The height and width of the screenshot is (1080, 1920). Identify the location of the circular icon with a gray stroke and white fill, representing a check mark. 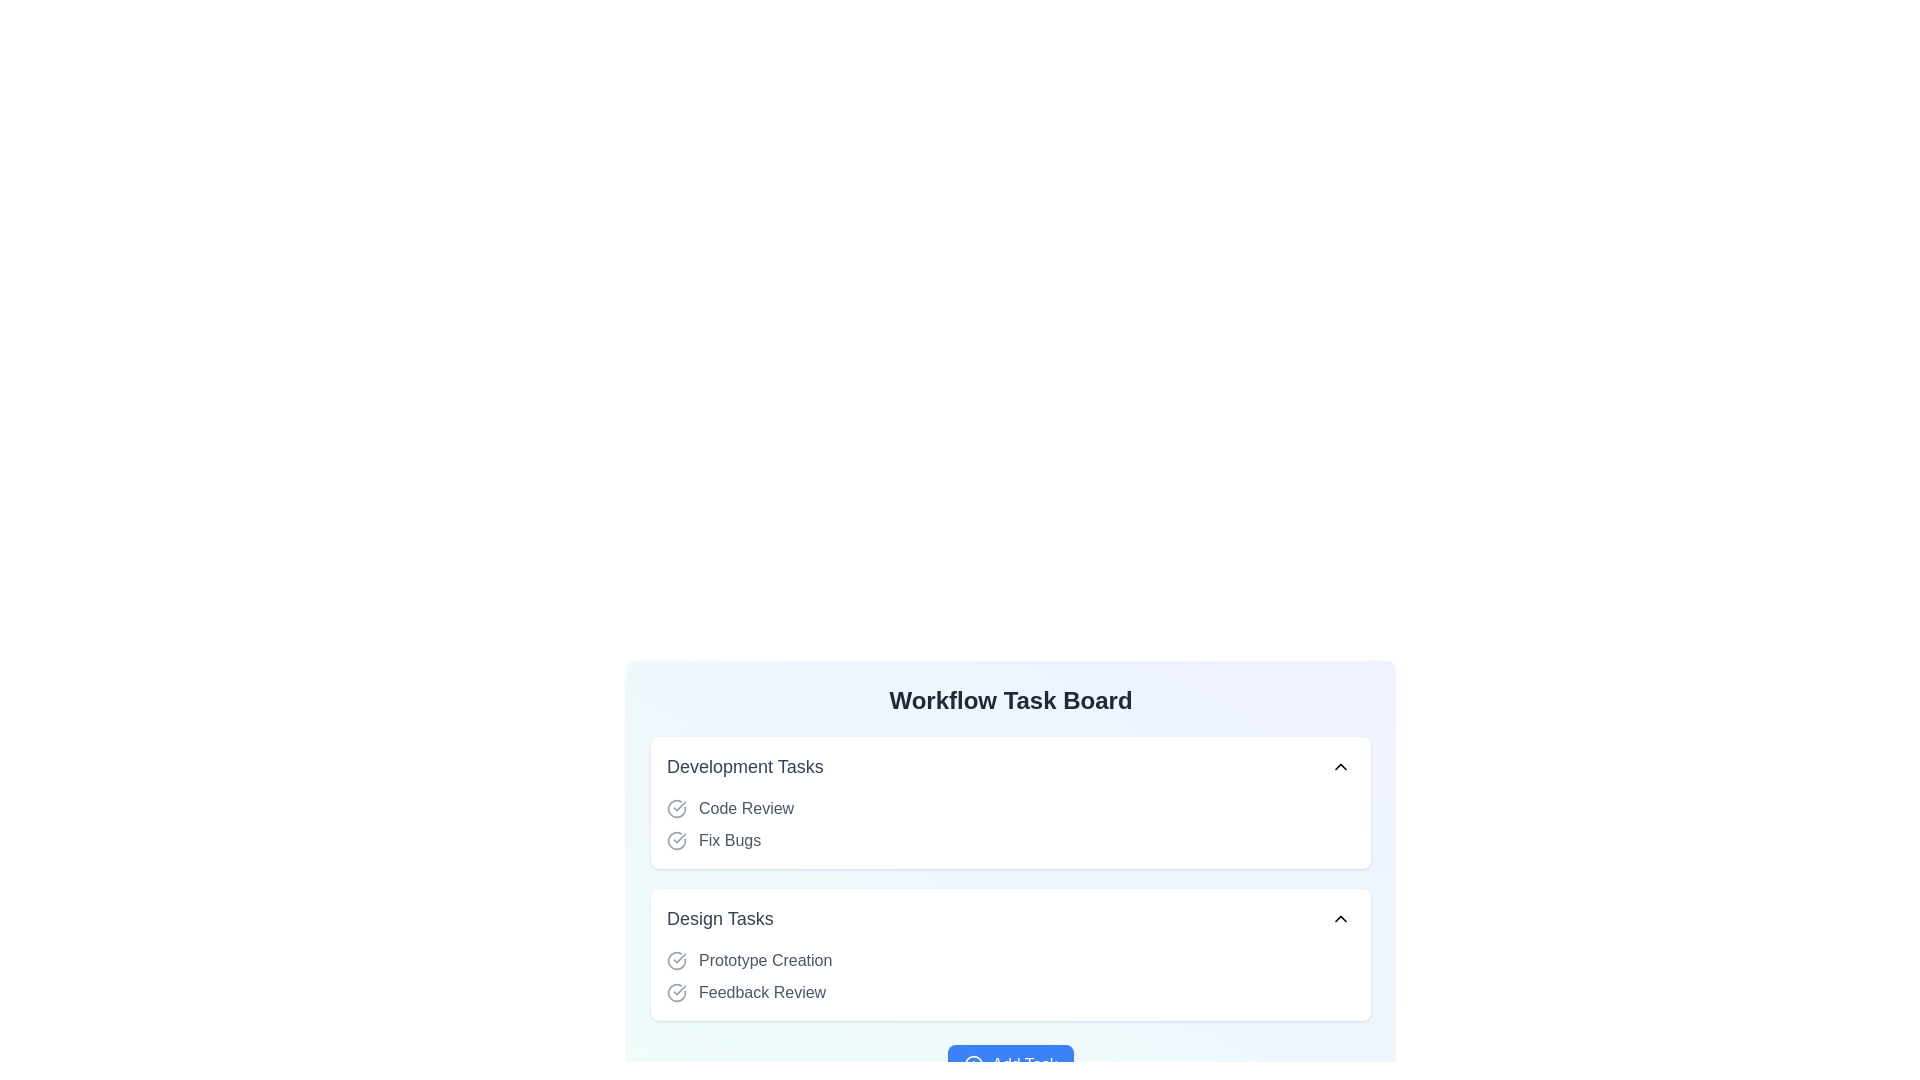
(676, 808).